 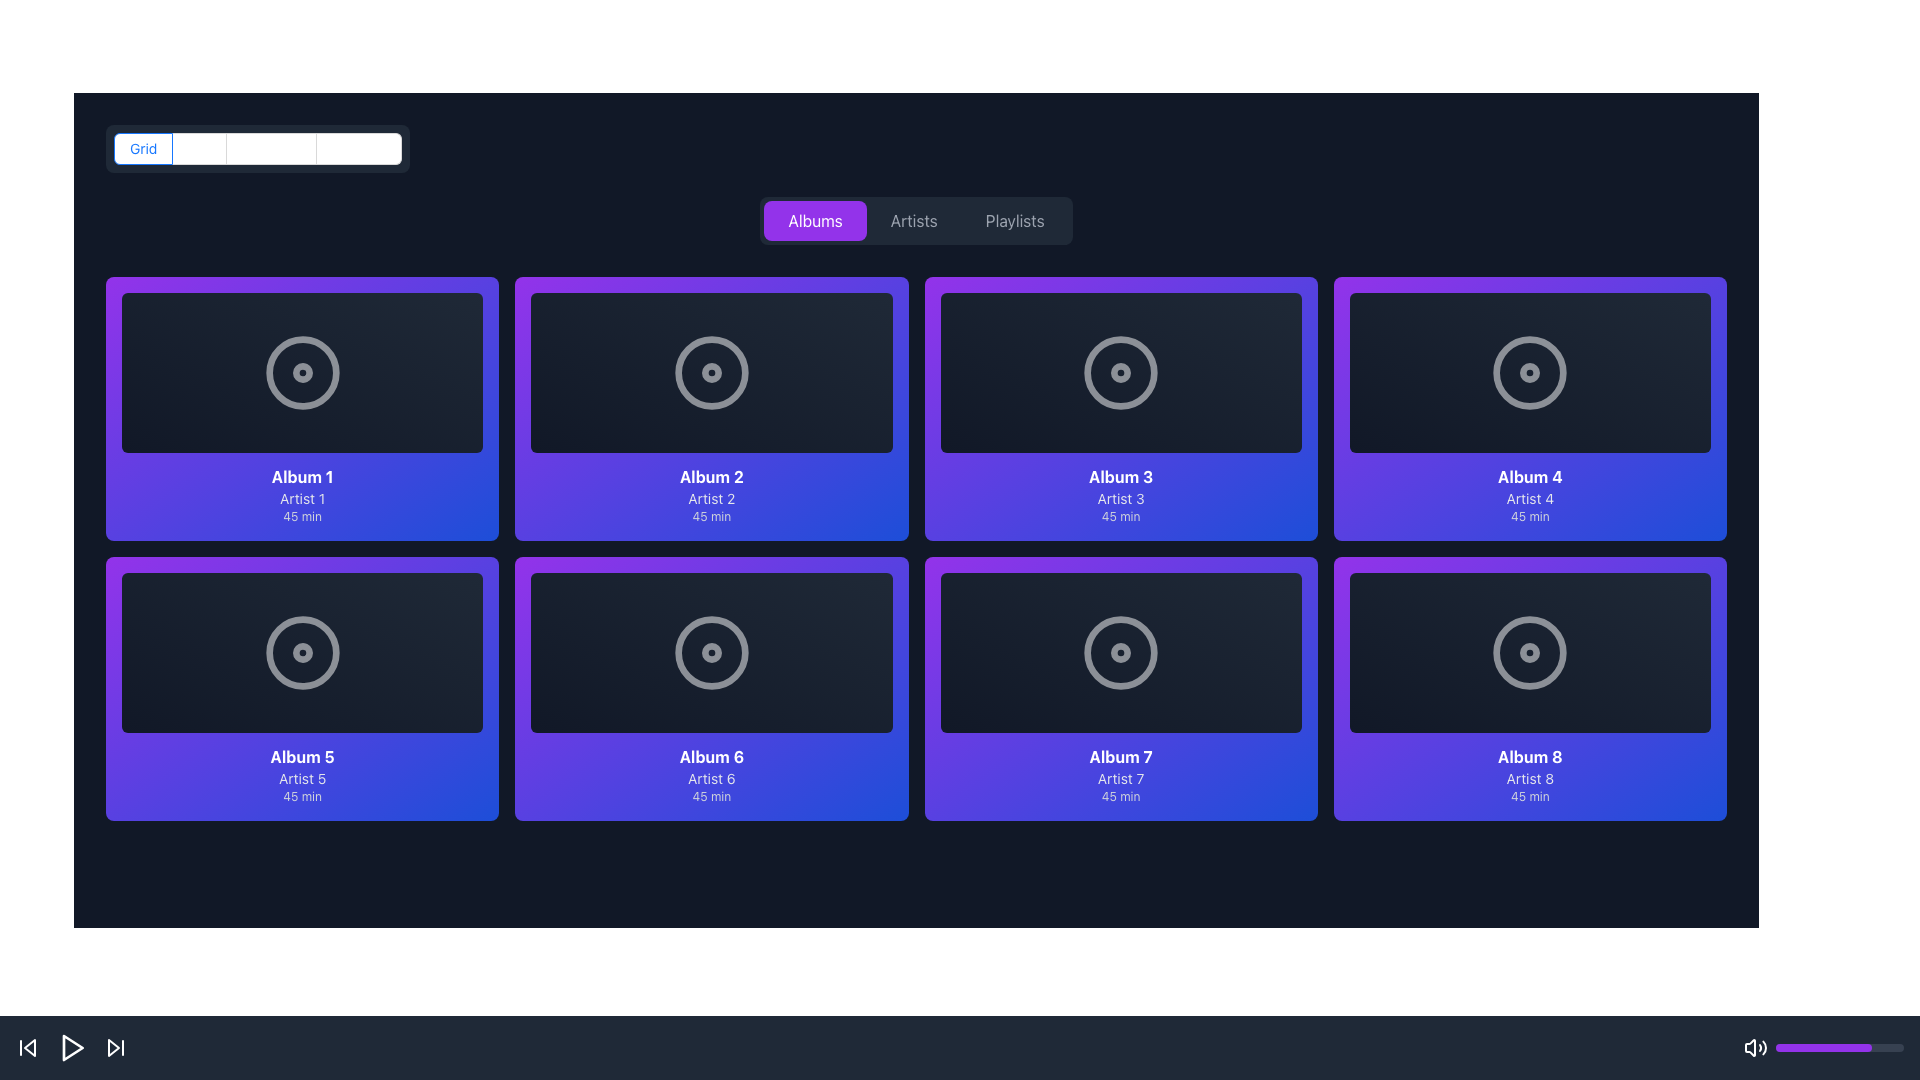 I want to click on progress bar, so click(x=1796, y=1047).